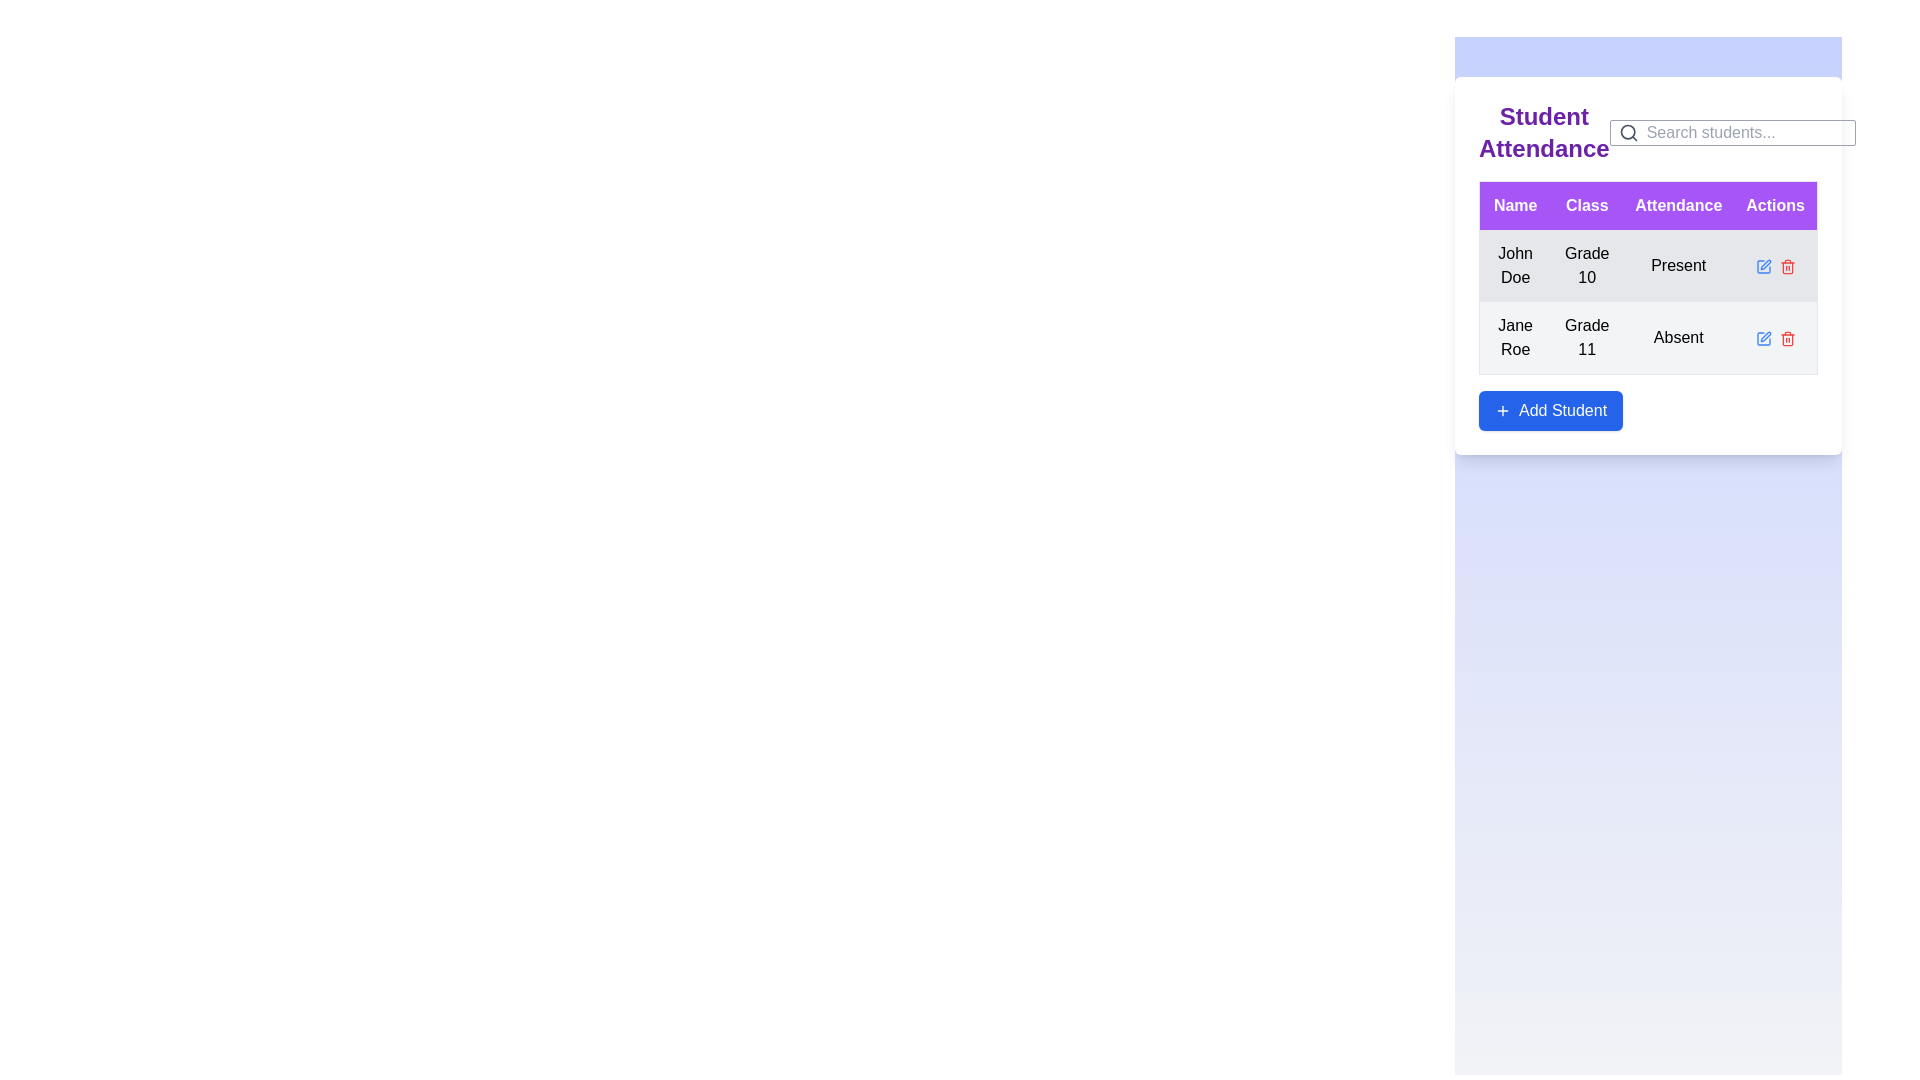 This screenshot has height=1080, width=1920. Describe the element at coordinates (1647, 204) in the screenshot. I see `the individual labels in the Table Header Row of the 'Student Attendance' panel to sort the table columns, as this element is interactive and located at the top of the table layout` at that location.